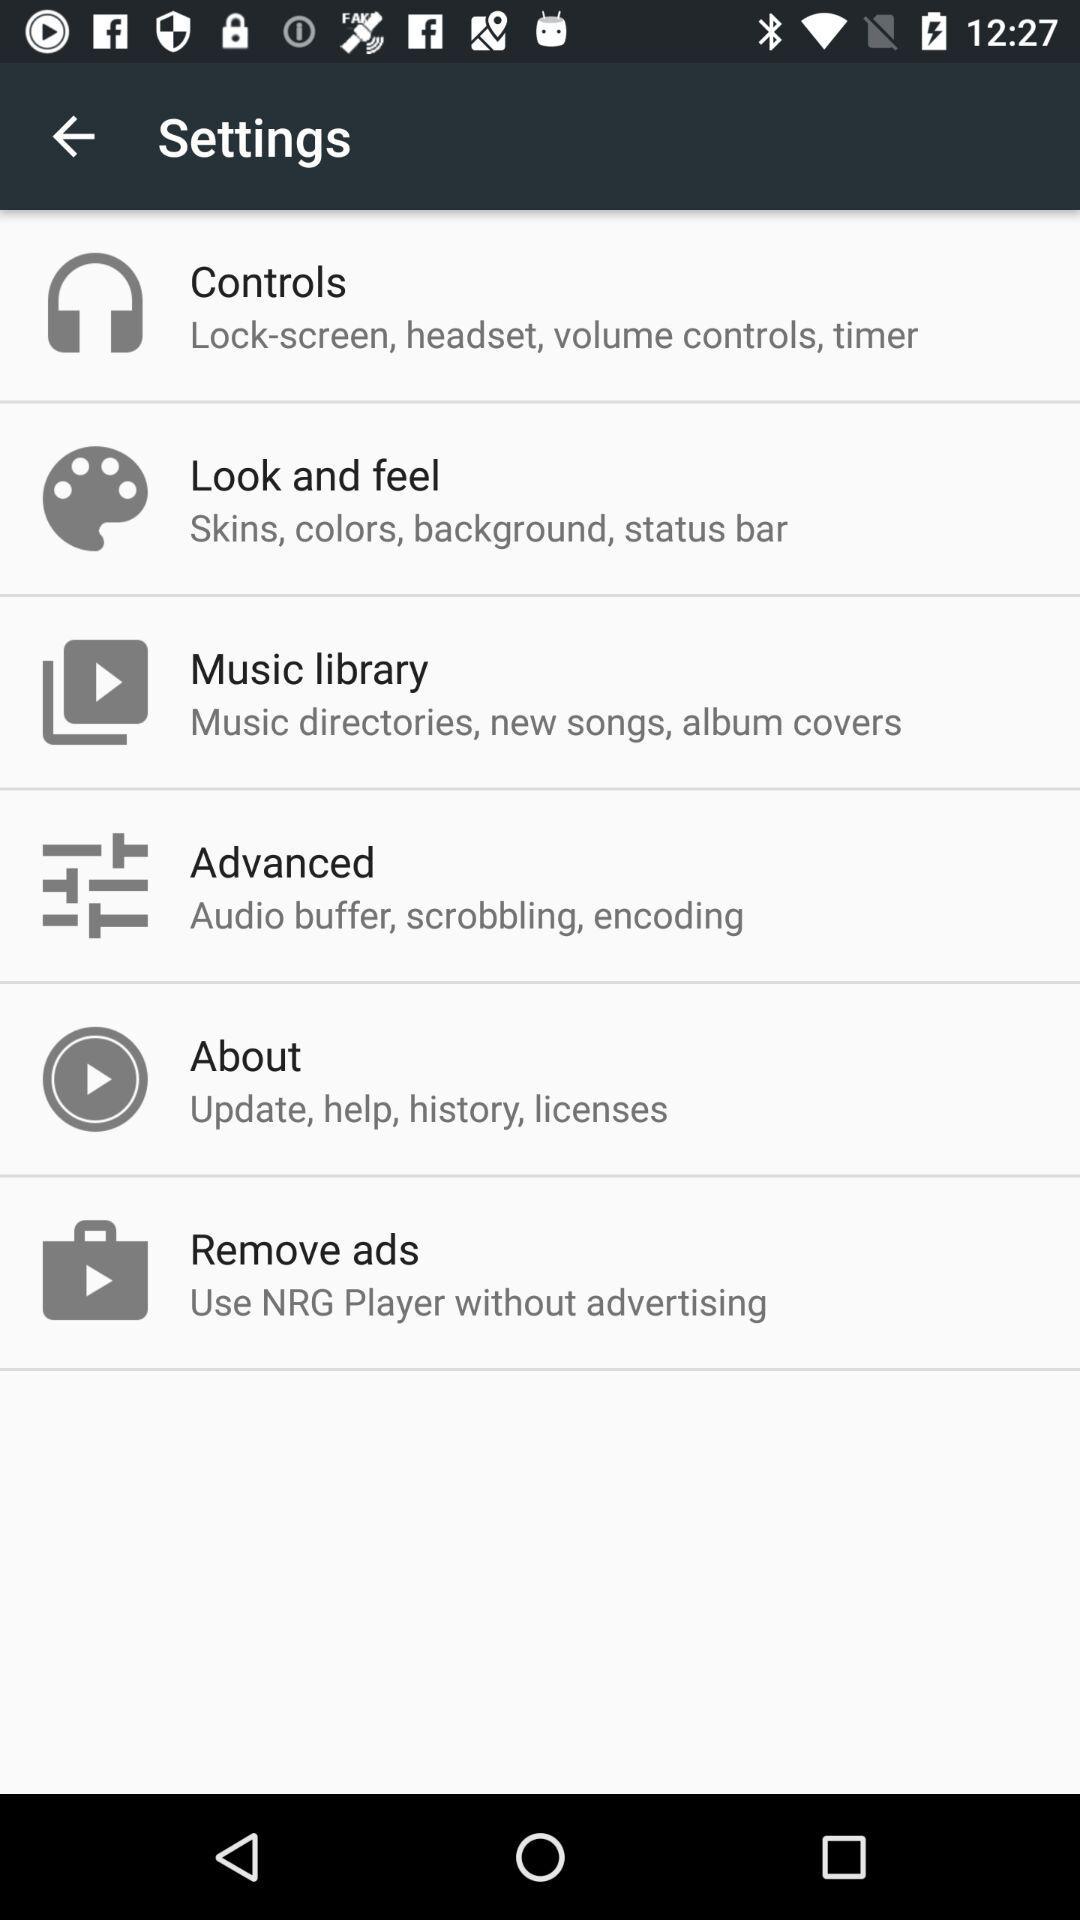  Describe the element at coordinates (72, 135) in the screenshot. I see `the app next to the settings icon` at that location.